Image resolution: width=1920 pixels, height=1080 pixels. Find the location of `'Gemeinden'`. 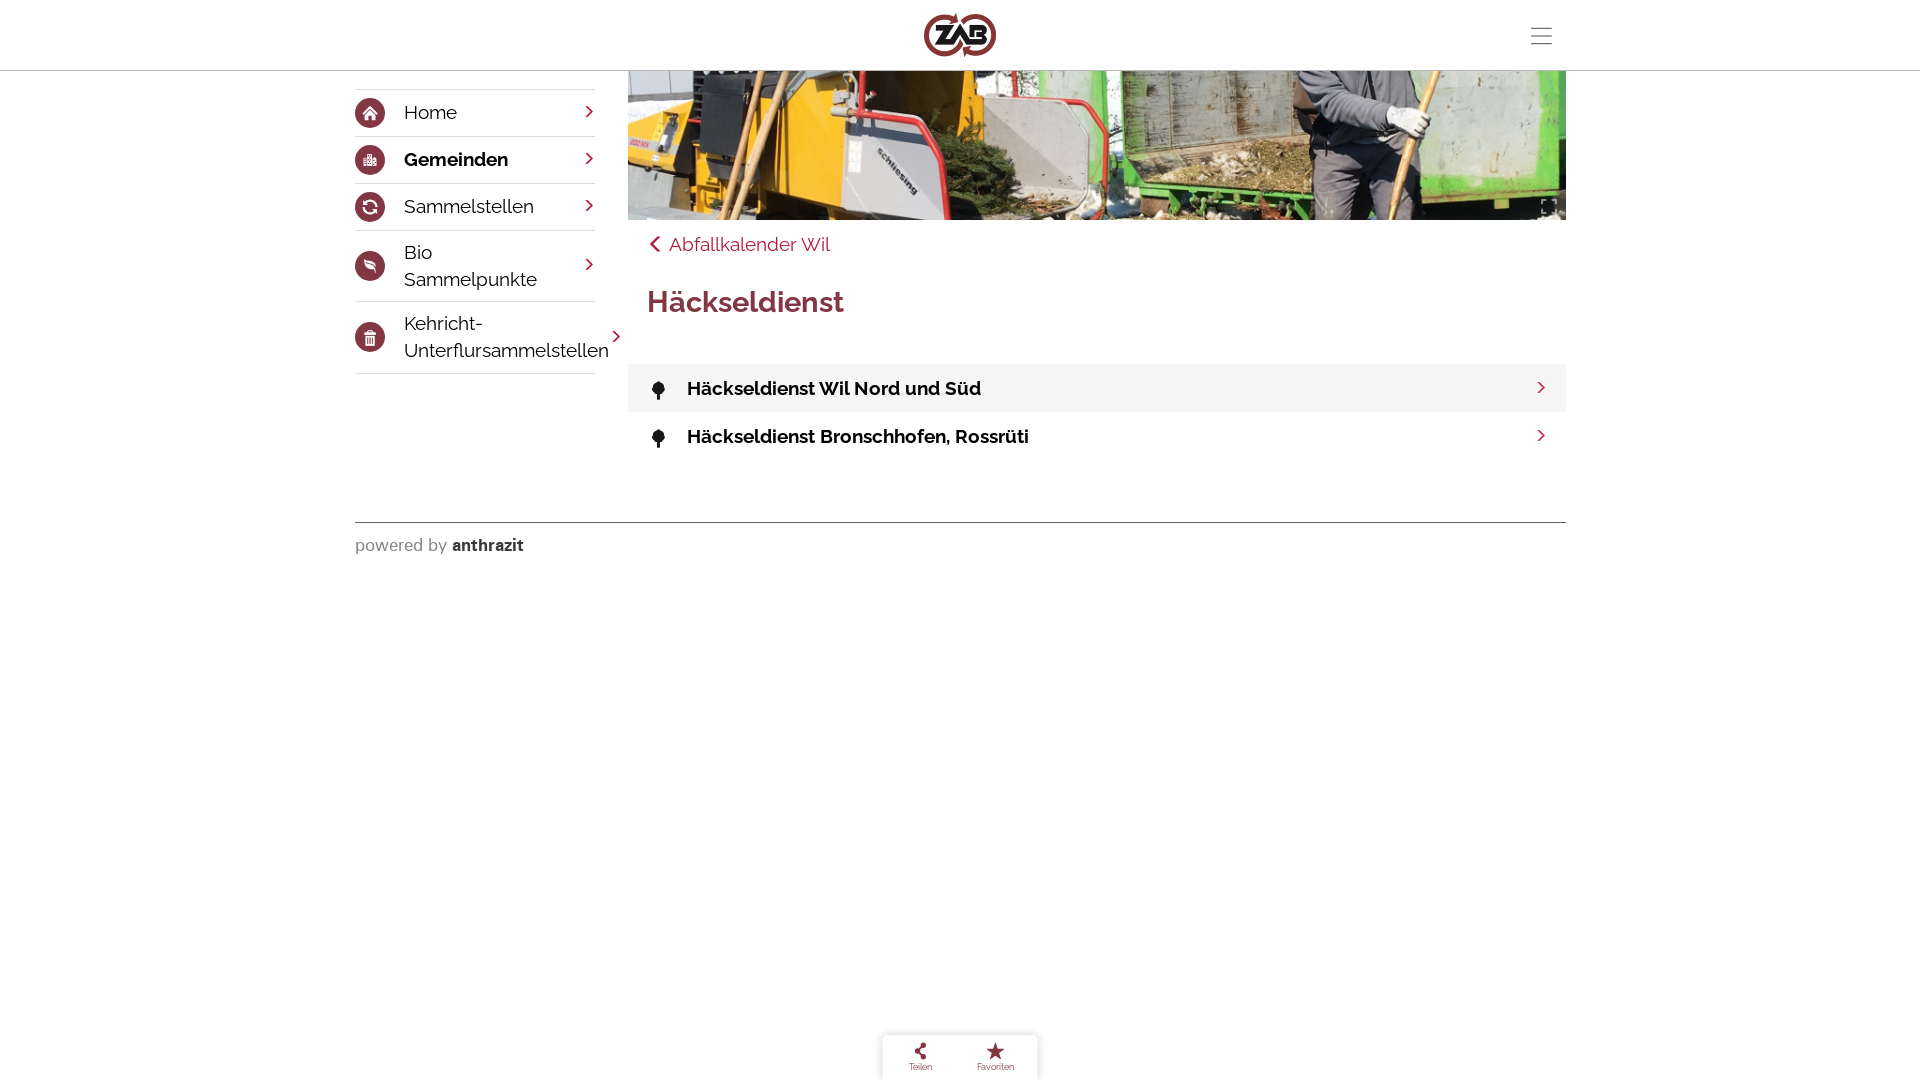

'Gemeinden' is located at coordinates (473, 158).